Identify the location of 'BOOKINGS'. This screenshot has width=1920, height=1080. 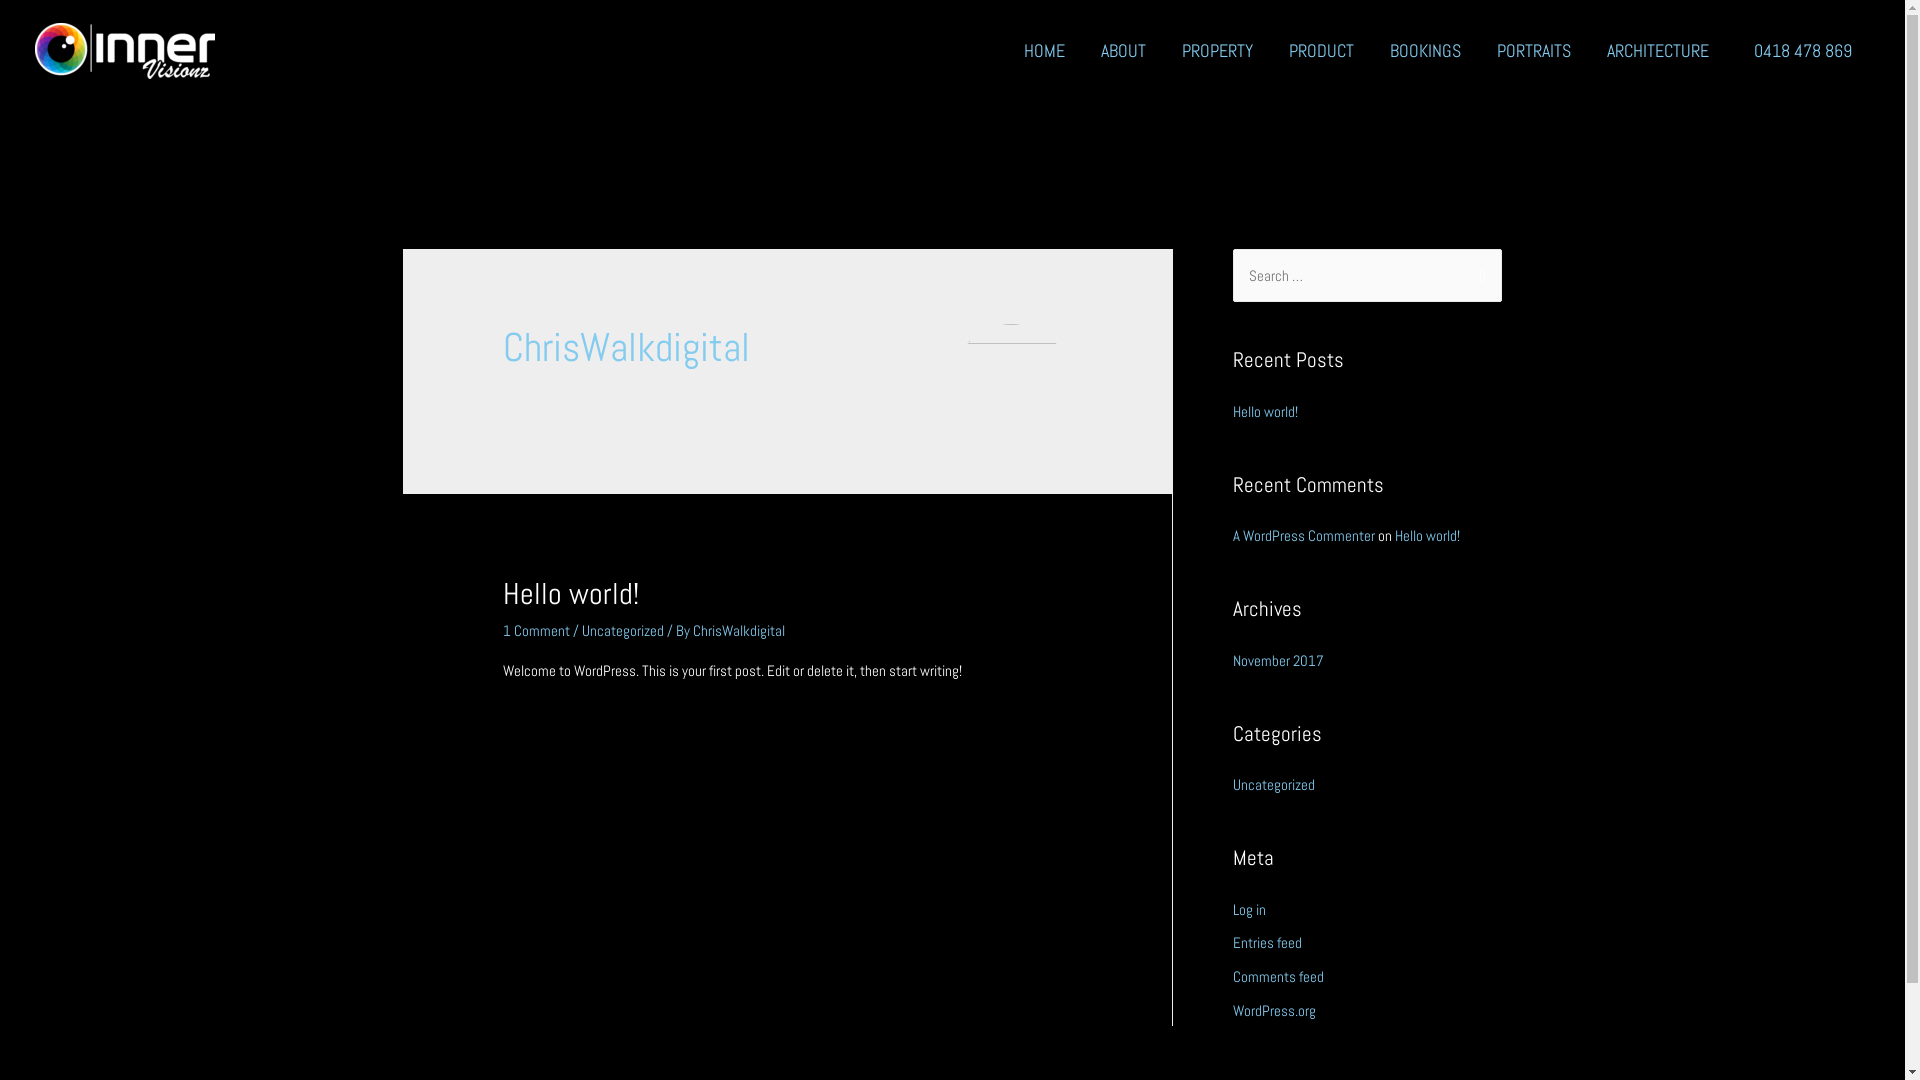
(1424, 49).